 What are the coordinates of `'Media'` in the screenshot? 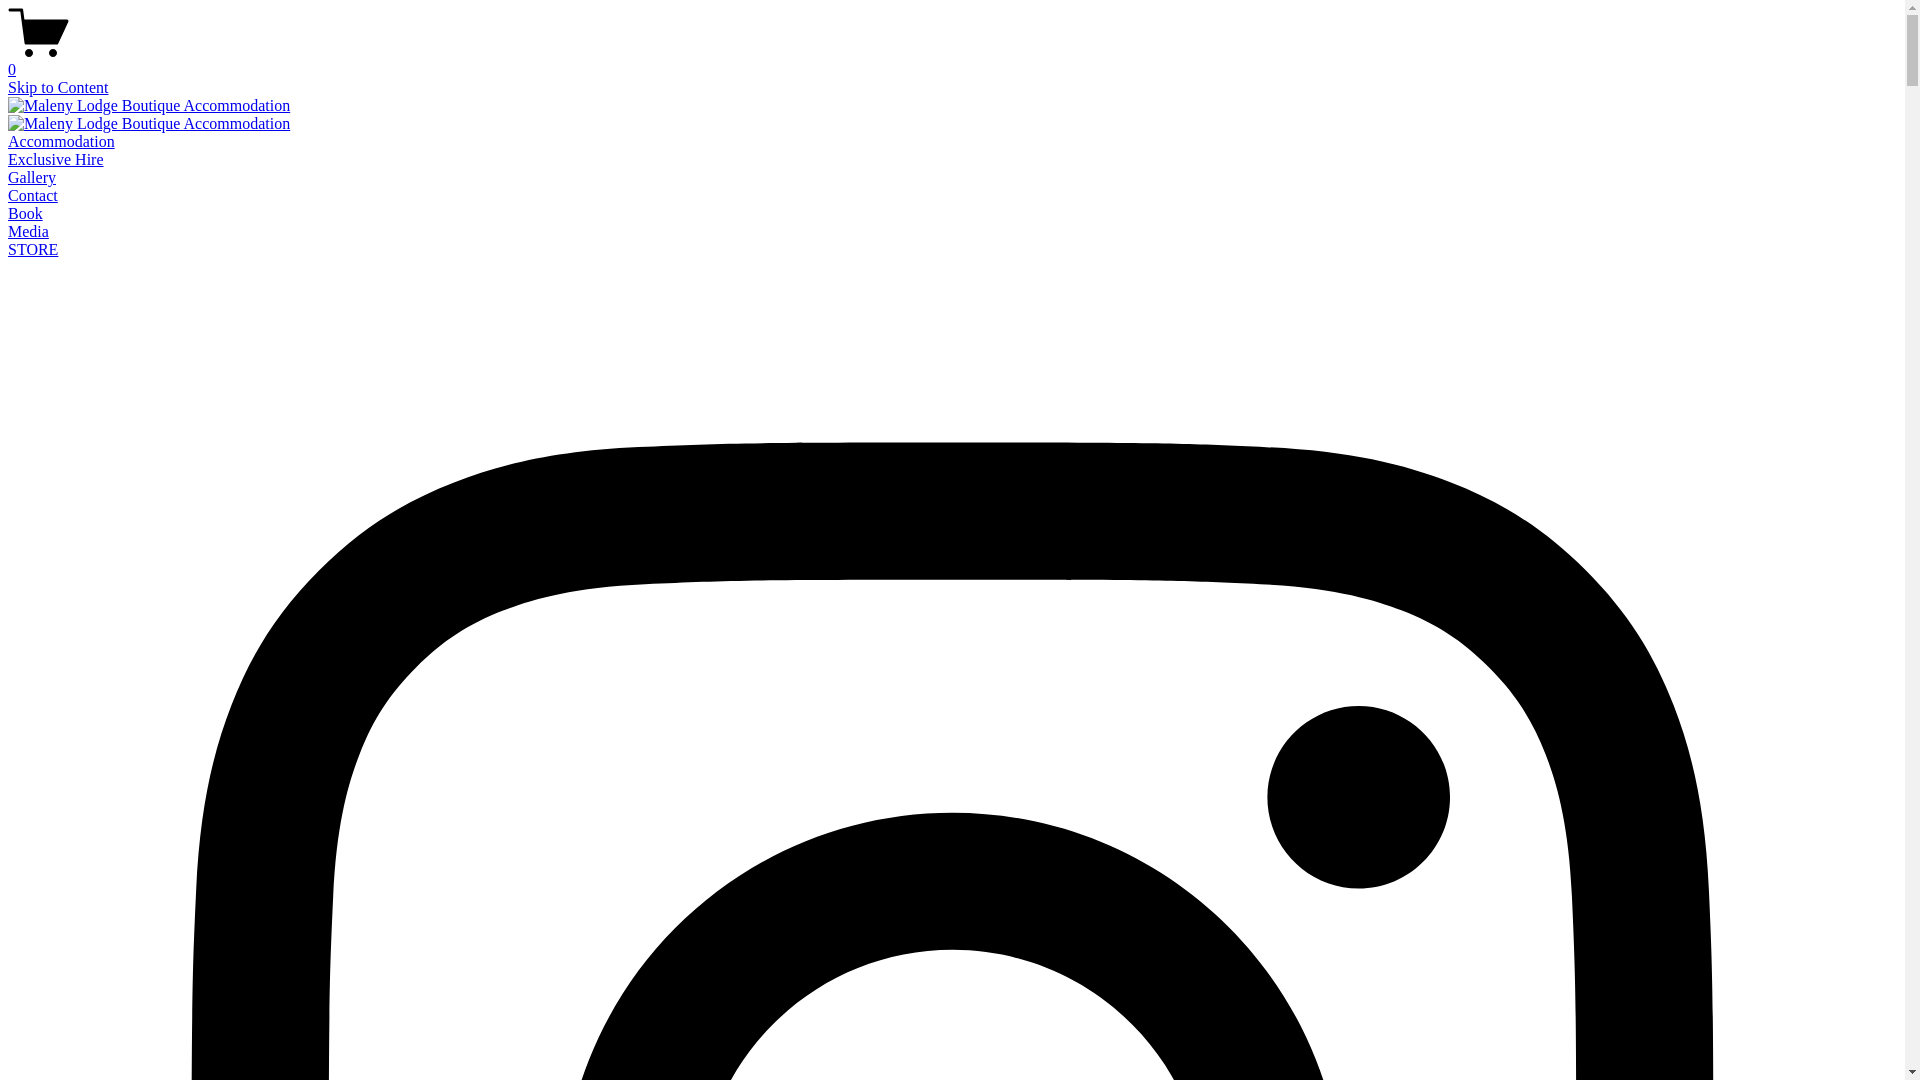 It's located at (28, 230).